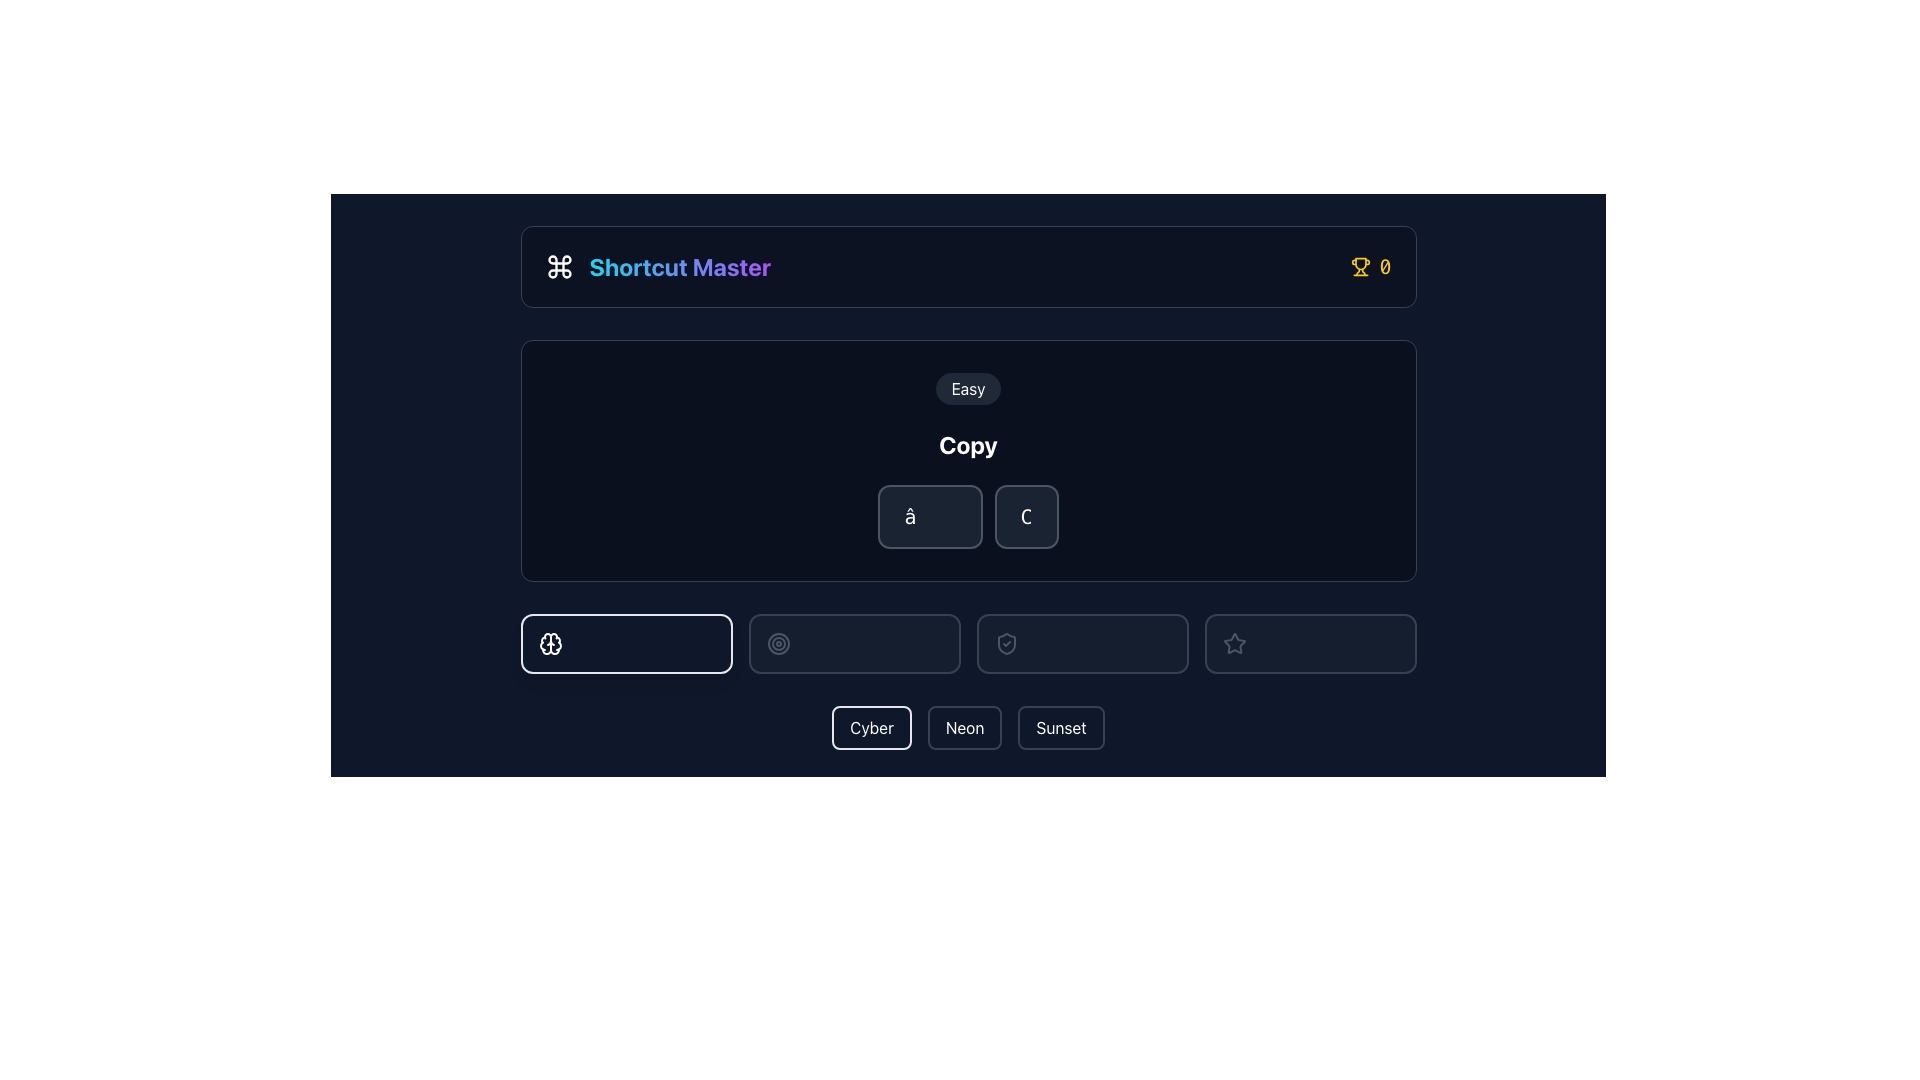 Image resolution: width=1920 pixels, height=1080 pixels. Describe the element at coordinates (872, 728) in the screenshot. I see `the text label displaying 'Cyber', which is located within a button-like component in the bottom-central portion of the interface, and is the leftmost among similar buttons labeled 'Neon' and 'Sunset'` at that location.